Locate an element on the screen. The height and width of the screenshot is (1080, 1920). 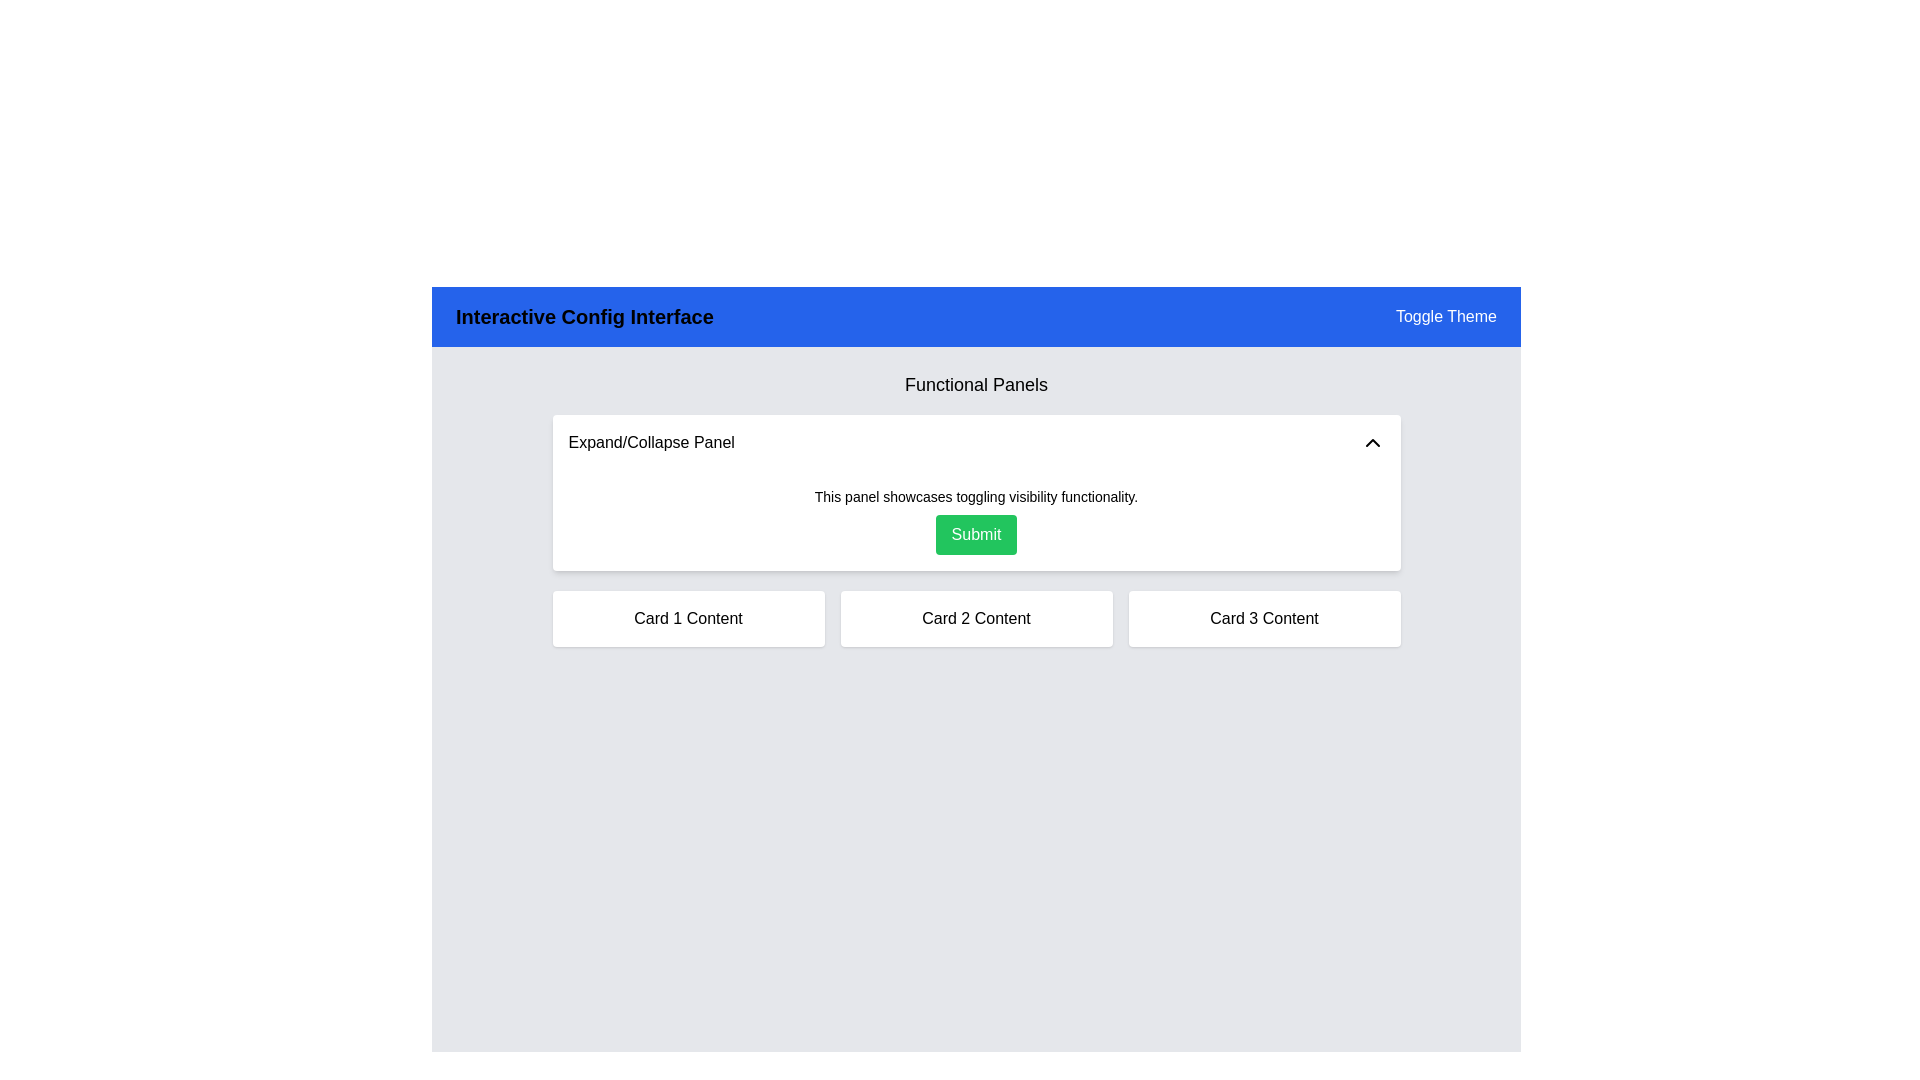
the button in the top-right corner of the header section, which toggles between different themes of the interface, to switch the theme is located at coordinates (1446, 315).